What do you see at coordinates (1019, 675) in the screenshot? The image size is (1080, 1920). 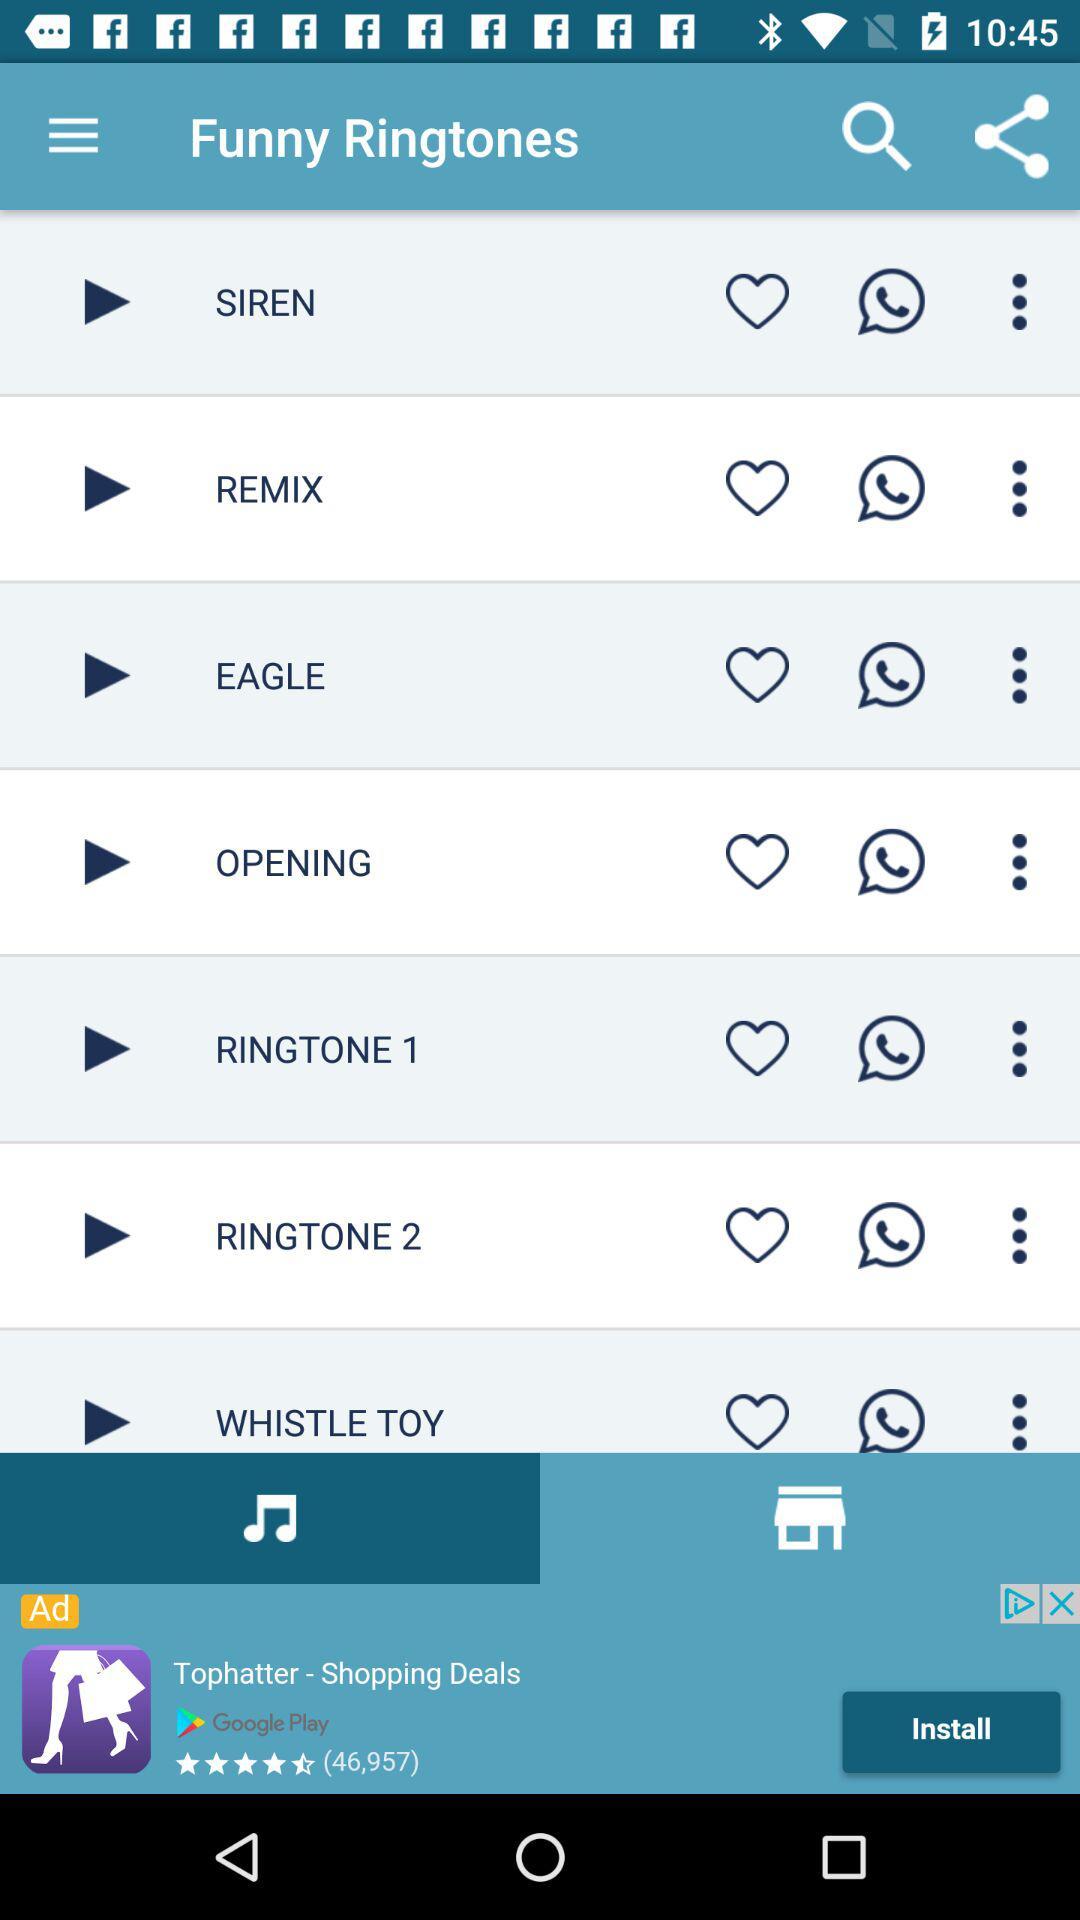 I see `icon` at bounding box center [1019, 675].